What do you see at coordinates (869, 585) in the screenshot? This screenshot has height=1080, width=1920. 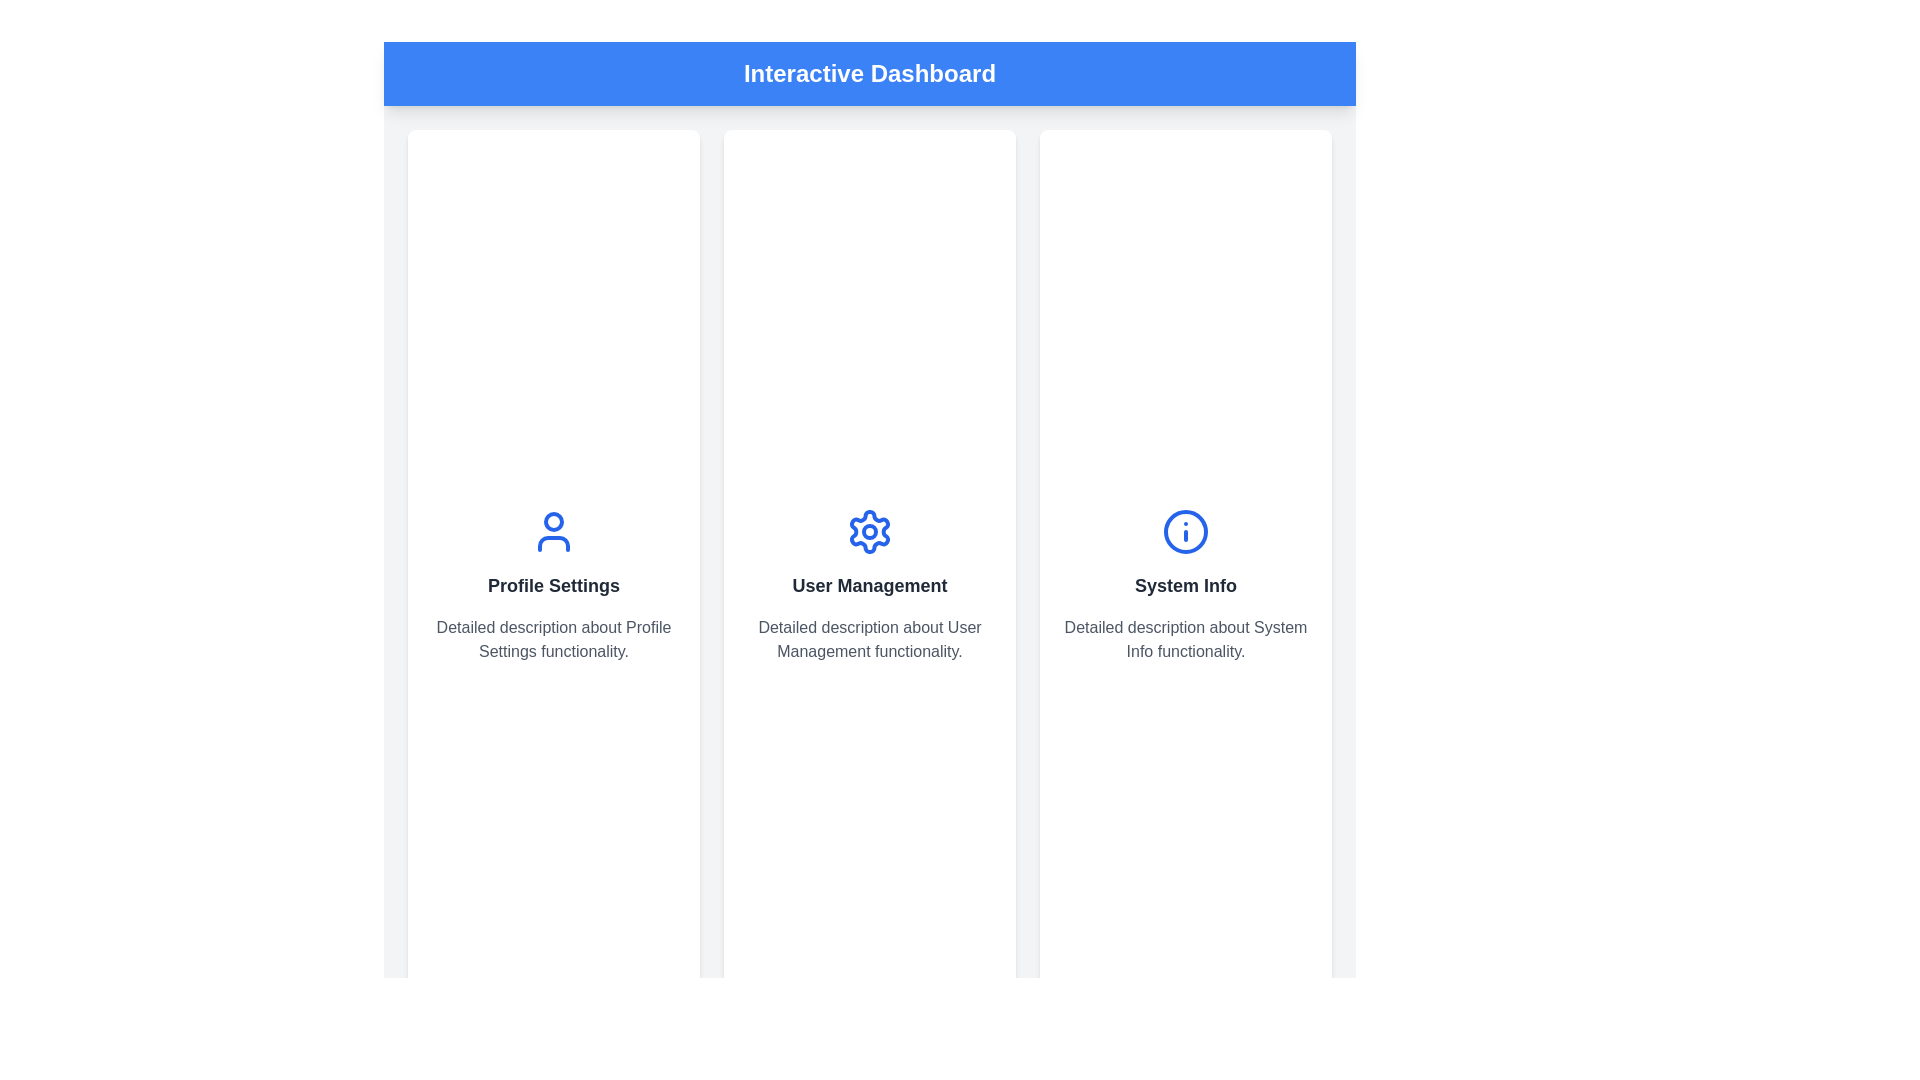 I see `text label displaying 'User Management', which is bold and centrally located above the descriptive paragraph and below a gear-shaped icon` at bounding box center [869, 585].